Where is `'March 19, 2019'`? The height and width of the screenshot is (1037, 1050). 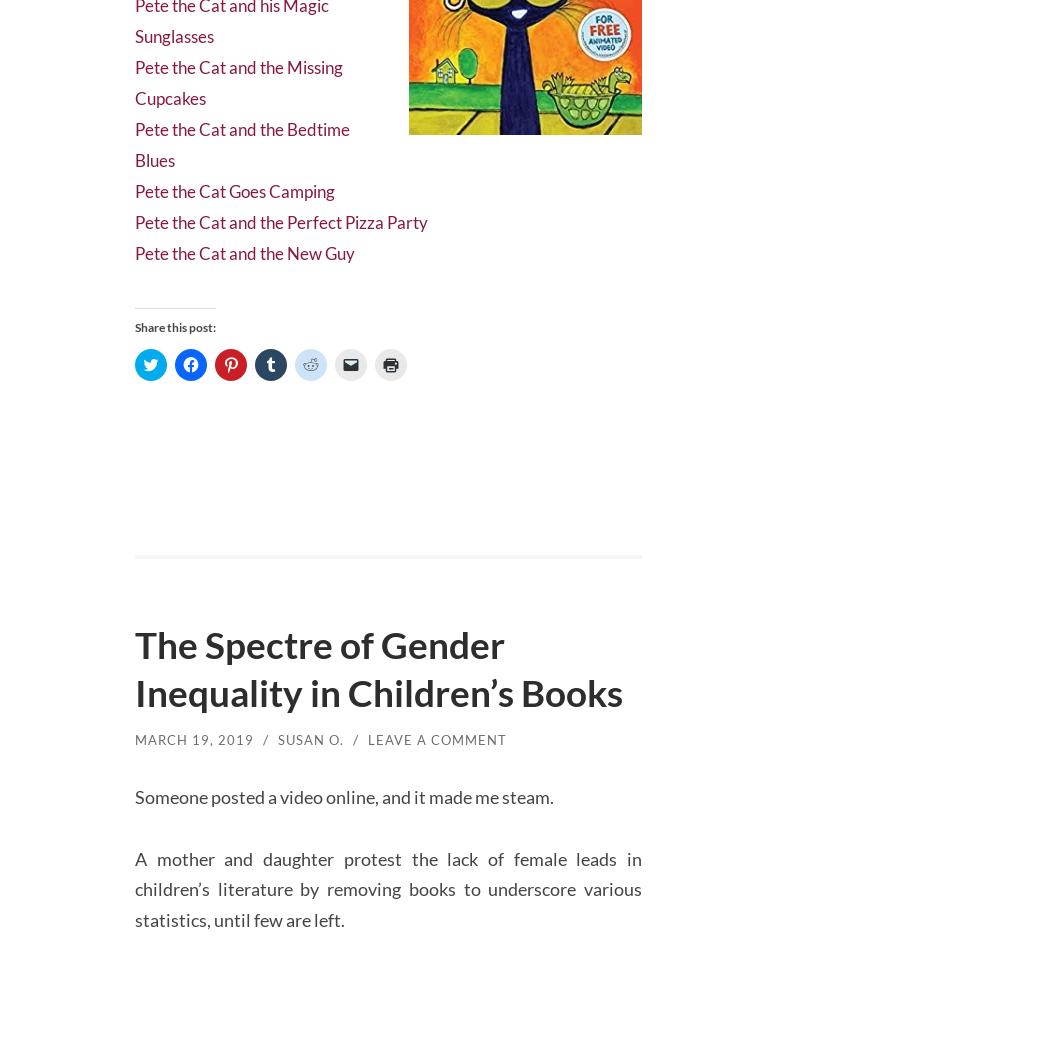
'March 19, 2019' is located at coordinates (134, 769).